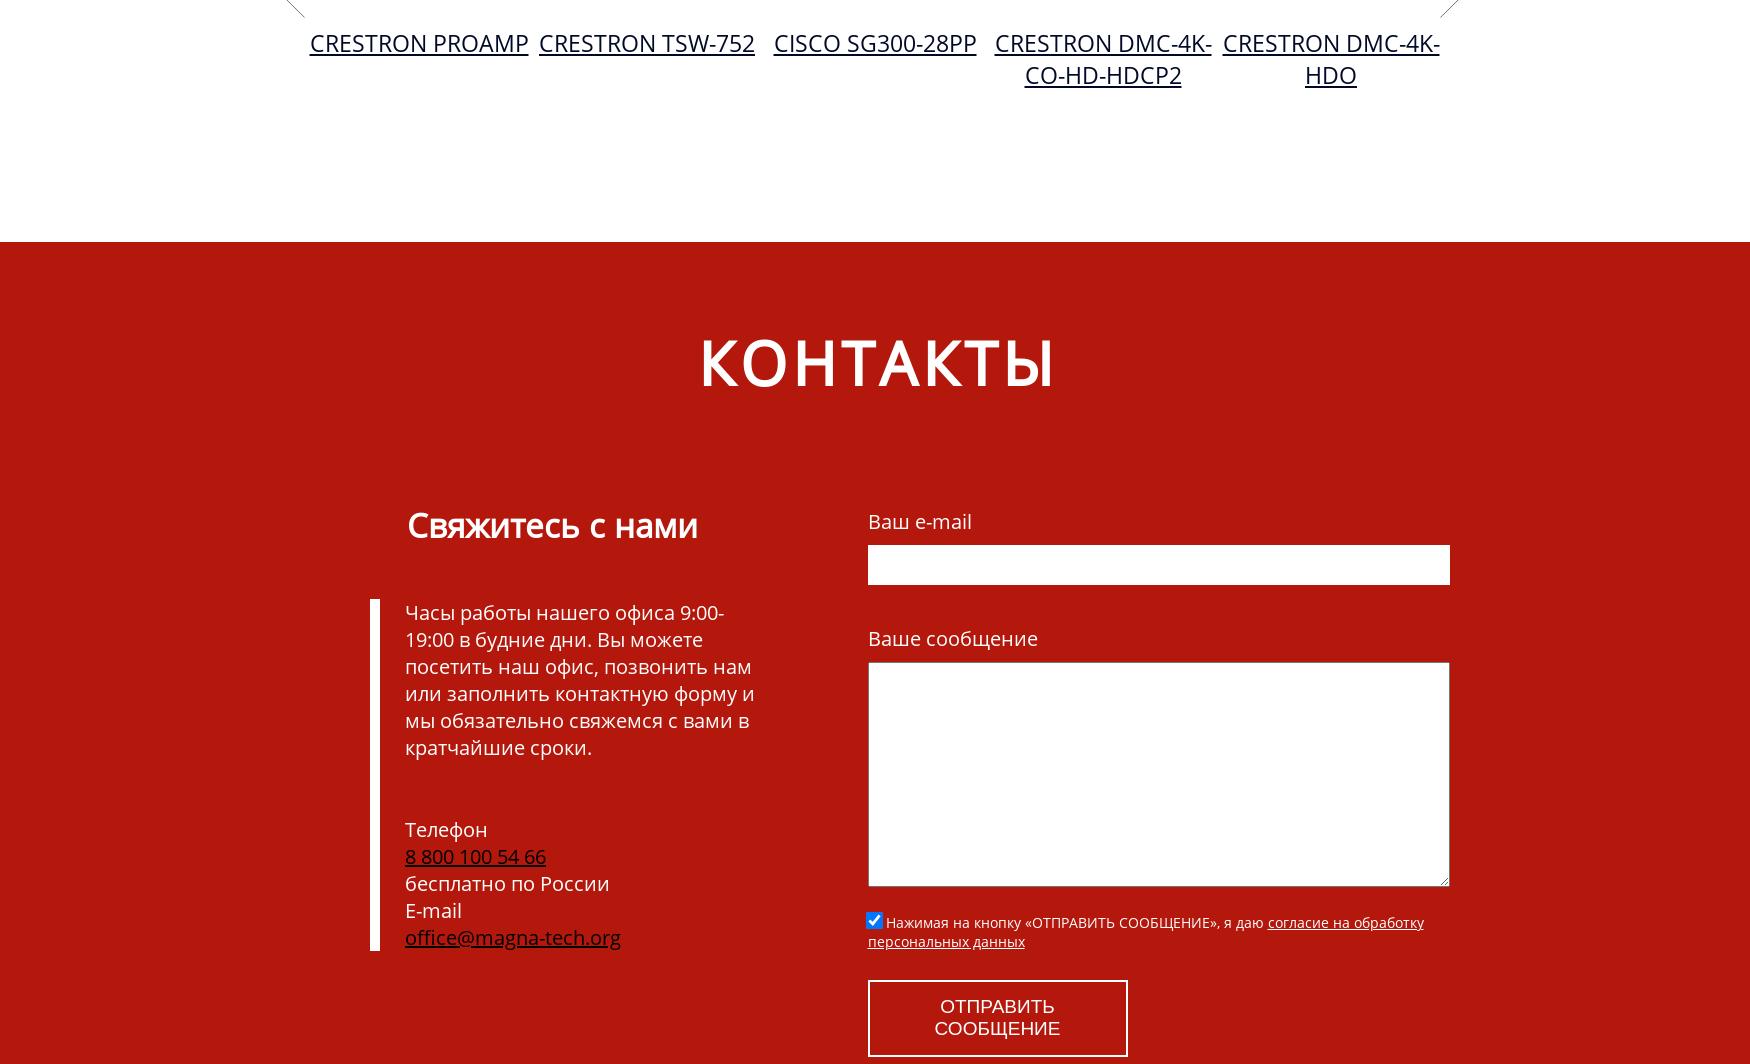 The width and height of the screenshot is (1750, 1064). I want to click on 'office@magna-tech.org', so click(511, 936).